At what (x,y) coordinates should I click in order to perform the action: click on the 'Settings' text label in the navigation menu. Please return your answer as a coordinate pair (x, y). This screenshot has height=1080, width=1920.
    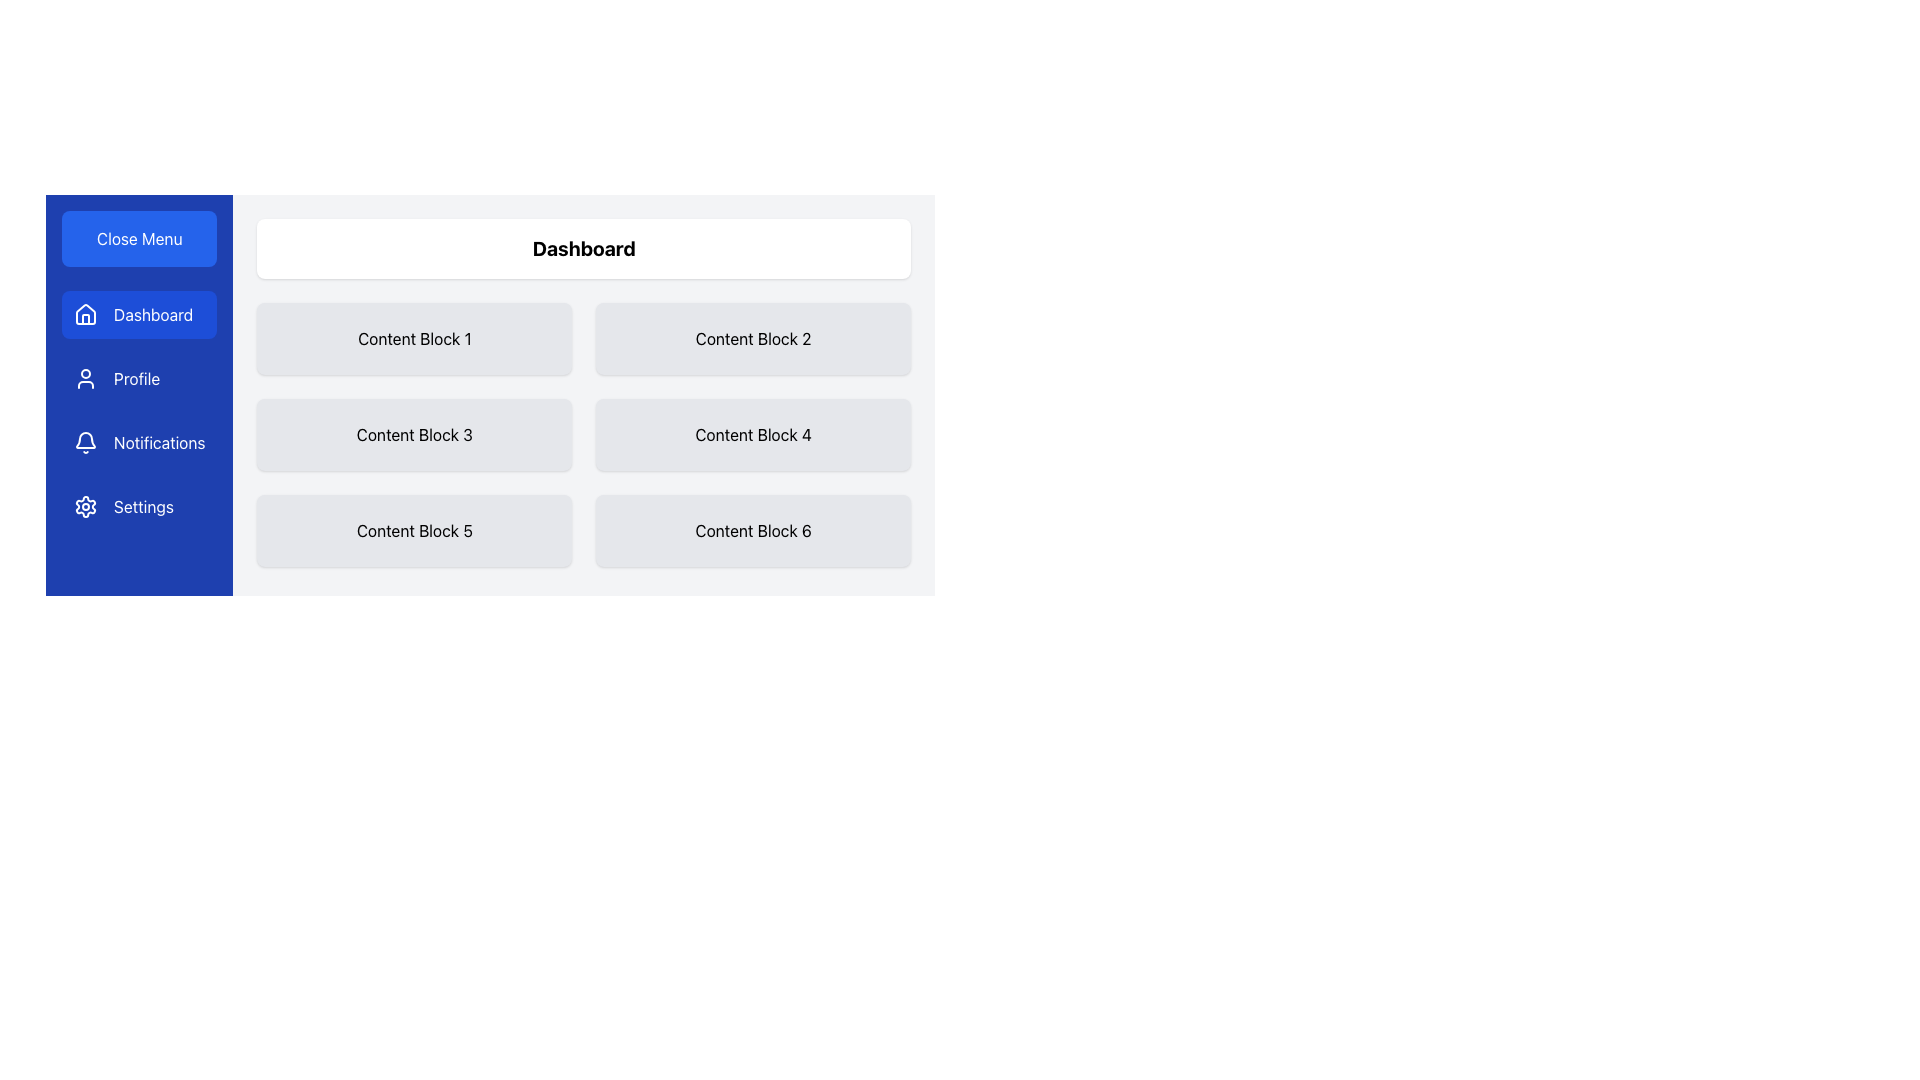
    Looking at the image, I should click on (143, 505).